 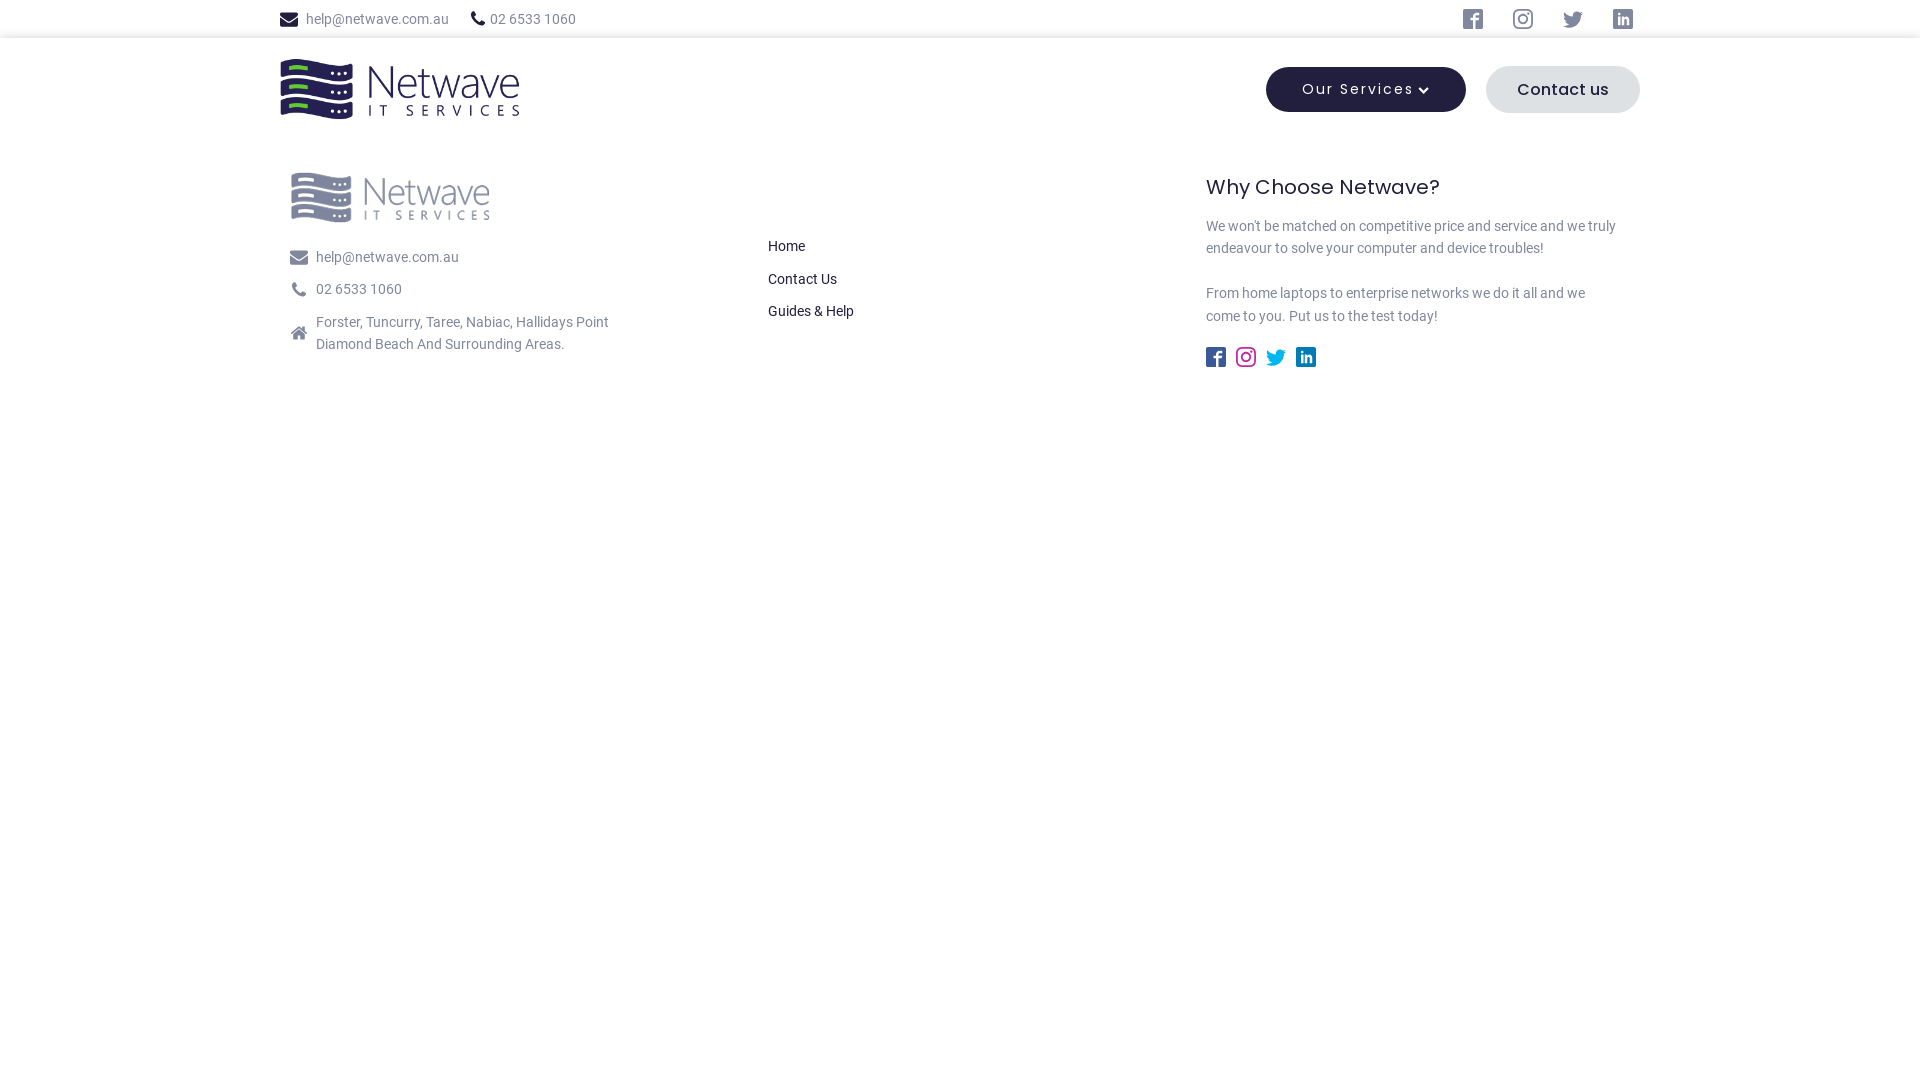 I want to click on '02 6533 1060', so click(x=355, y=289).